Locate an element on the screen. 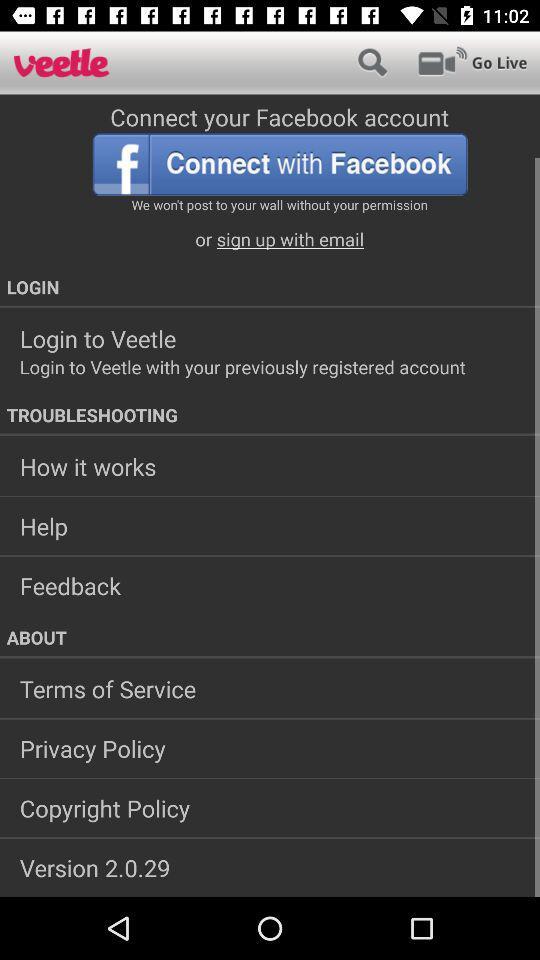  icon above the version 2 0 icon is located at coordinates (270, 808).